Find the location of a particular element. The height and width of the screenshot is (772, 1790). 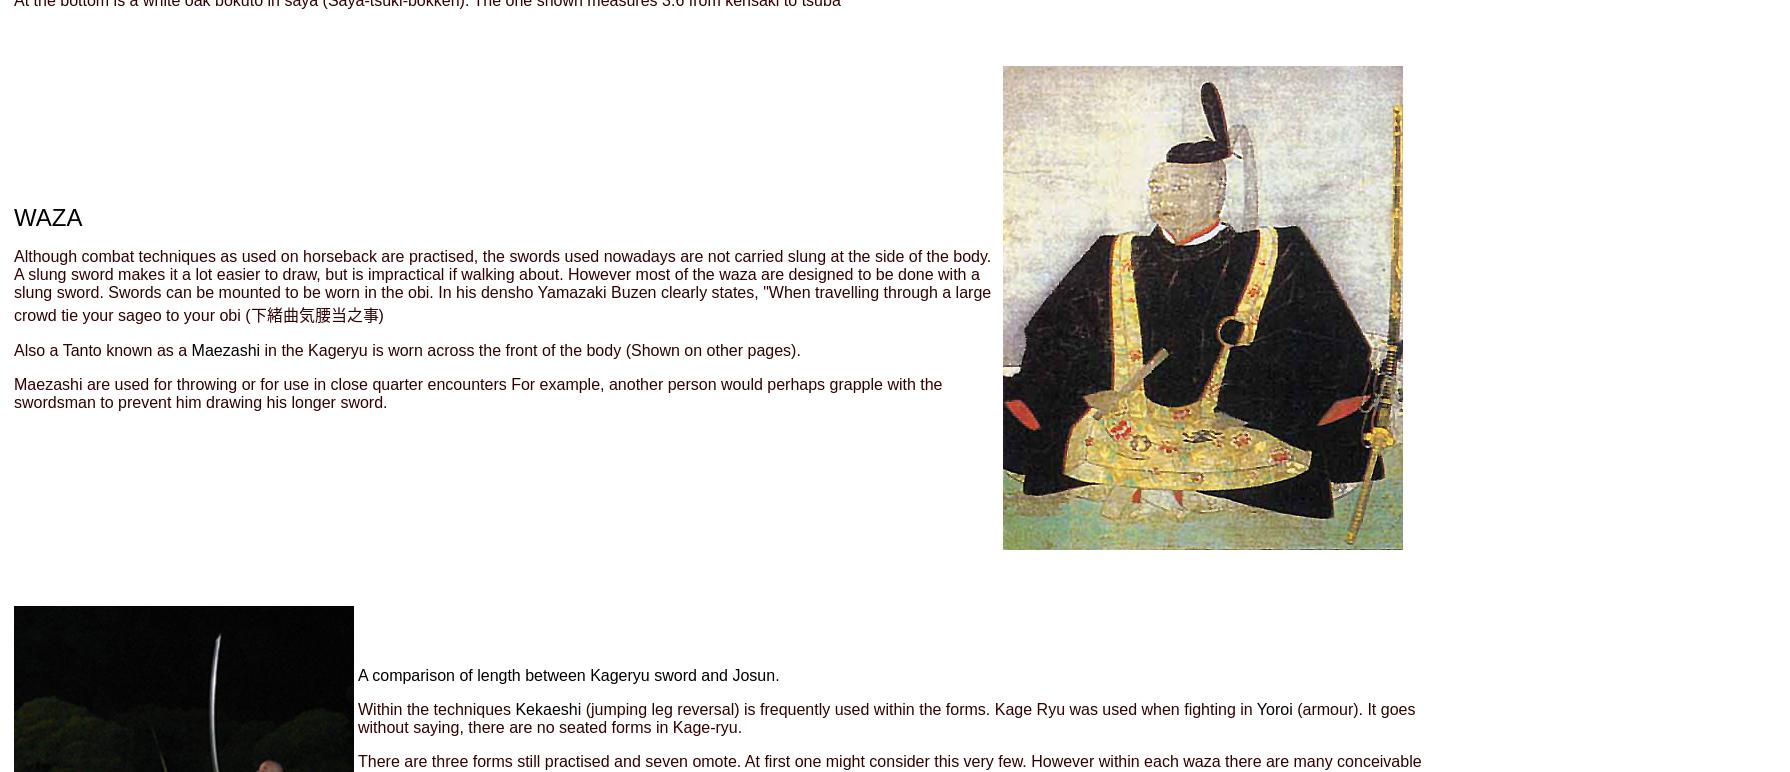

'(Shown on other pages).' is located at coordinates (624, 349).